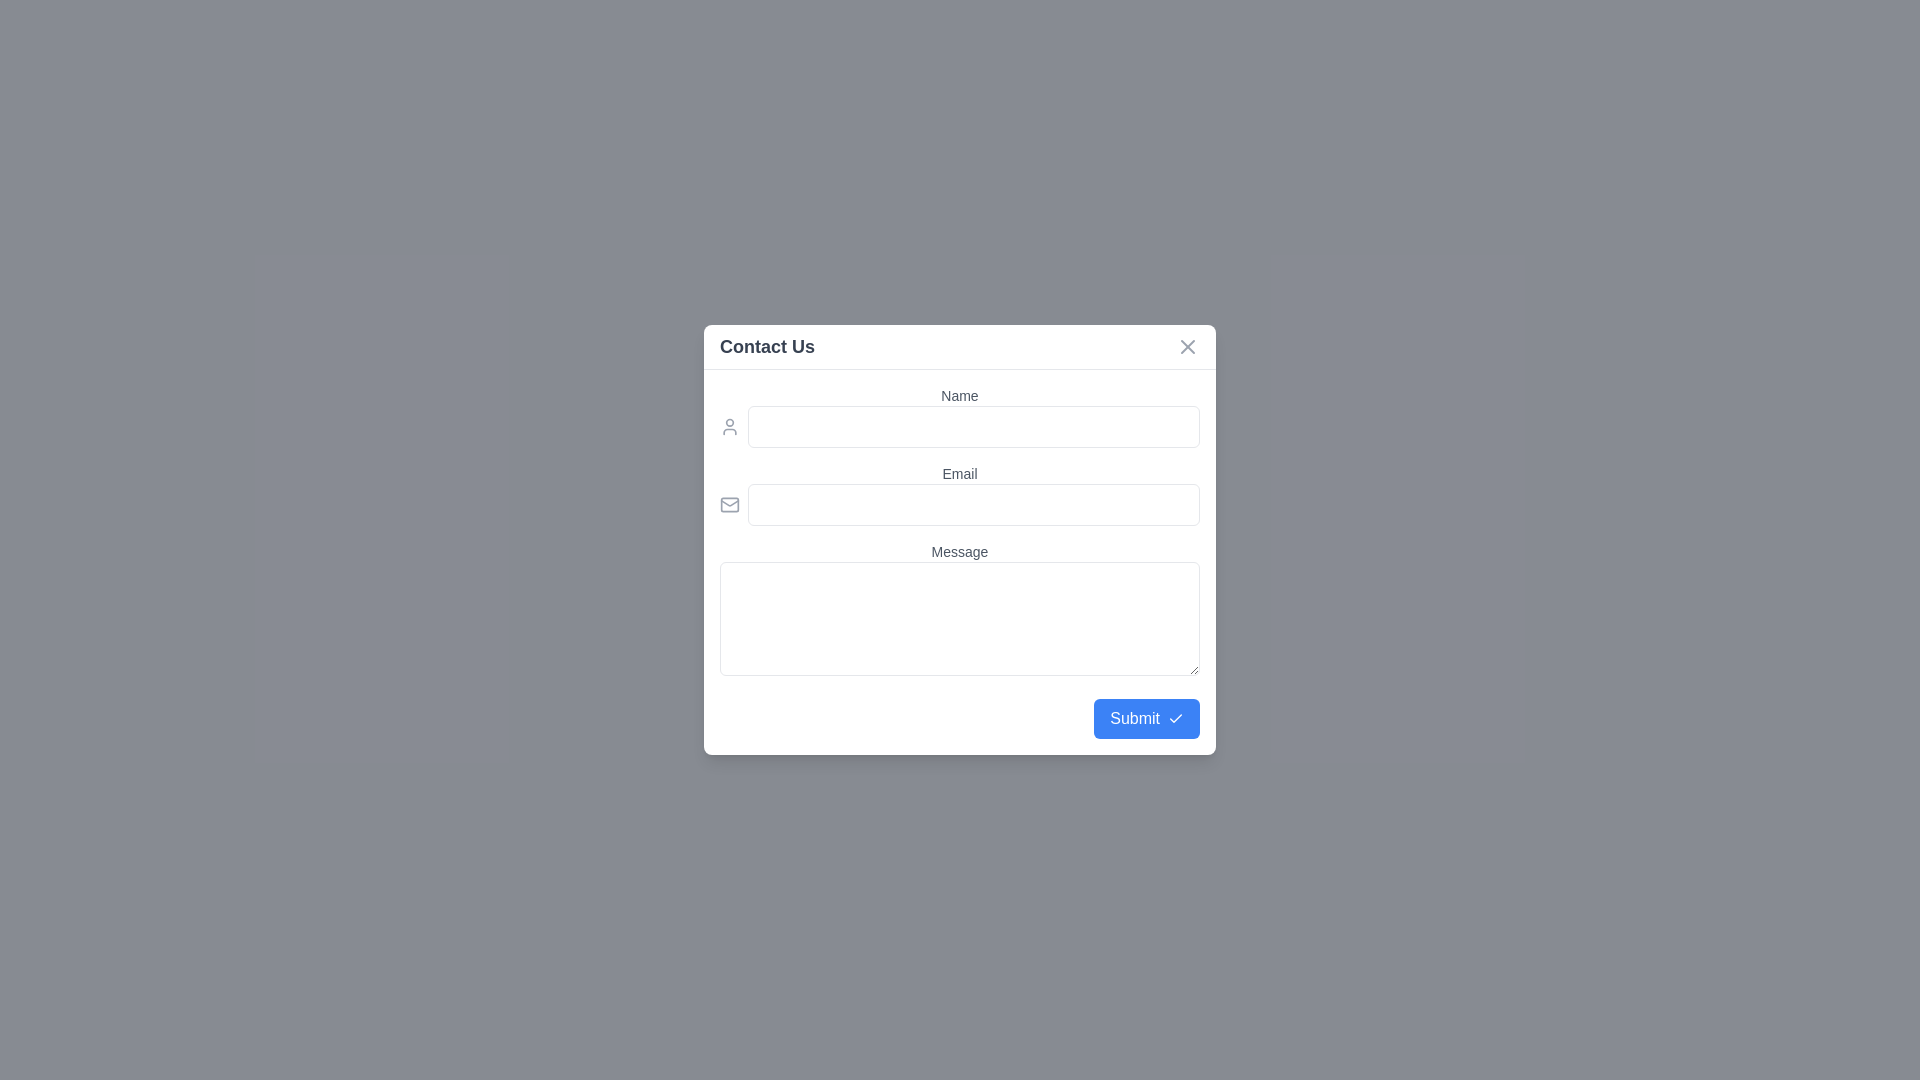 This screenshot has height=1080, width=1920. Describe the element at coordinates (728, 426) in the screenshot. I see `the user icon, which is a gray outlined figure representing user-related functionality, located to the left of the 'Name' input field` at that location.